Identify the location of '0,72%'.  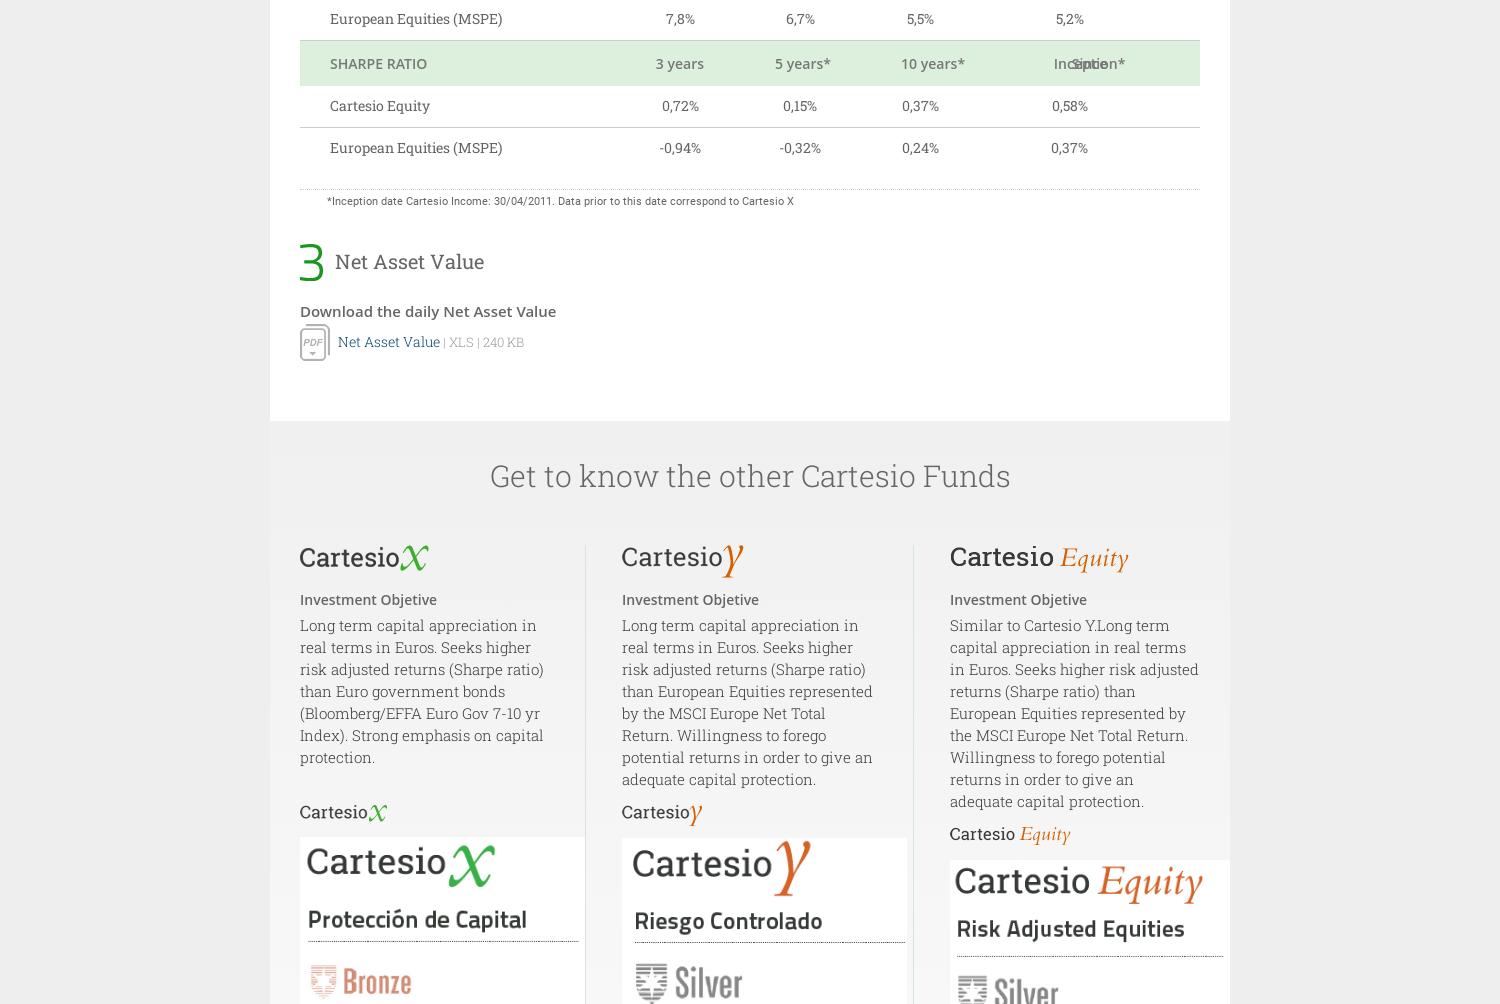
(661, 105).